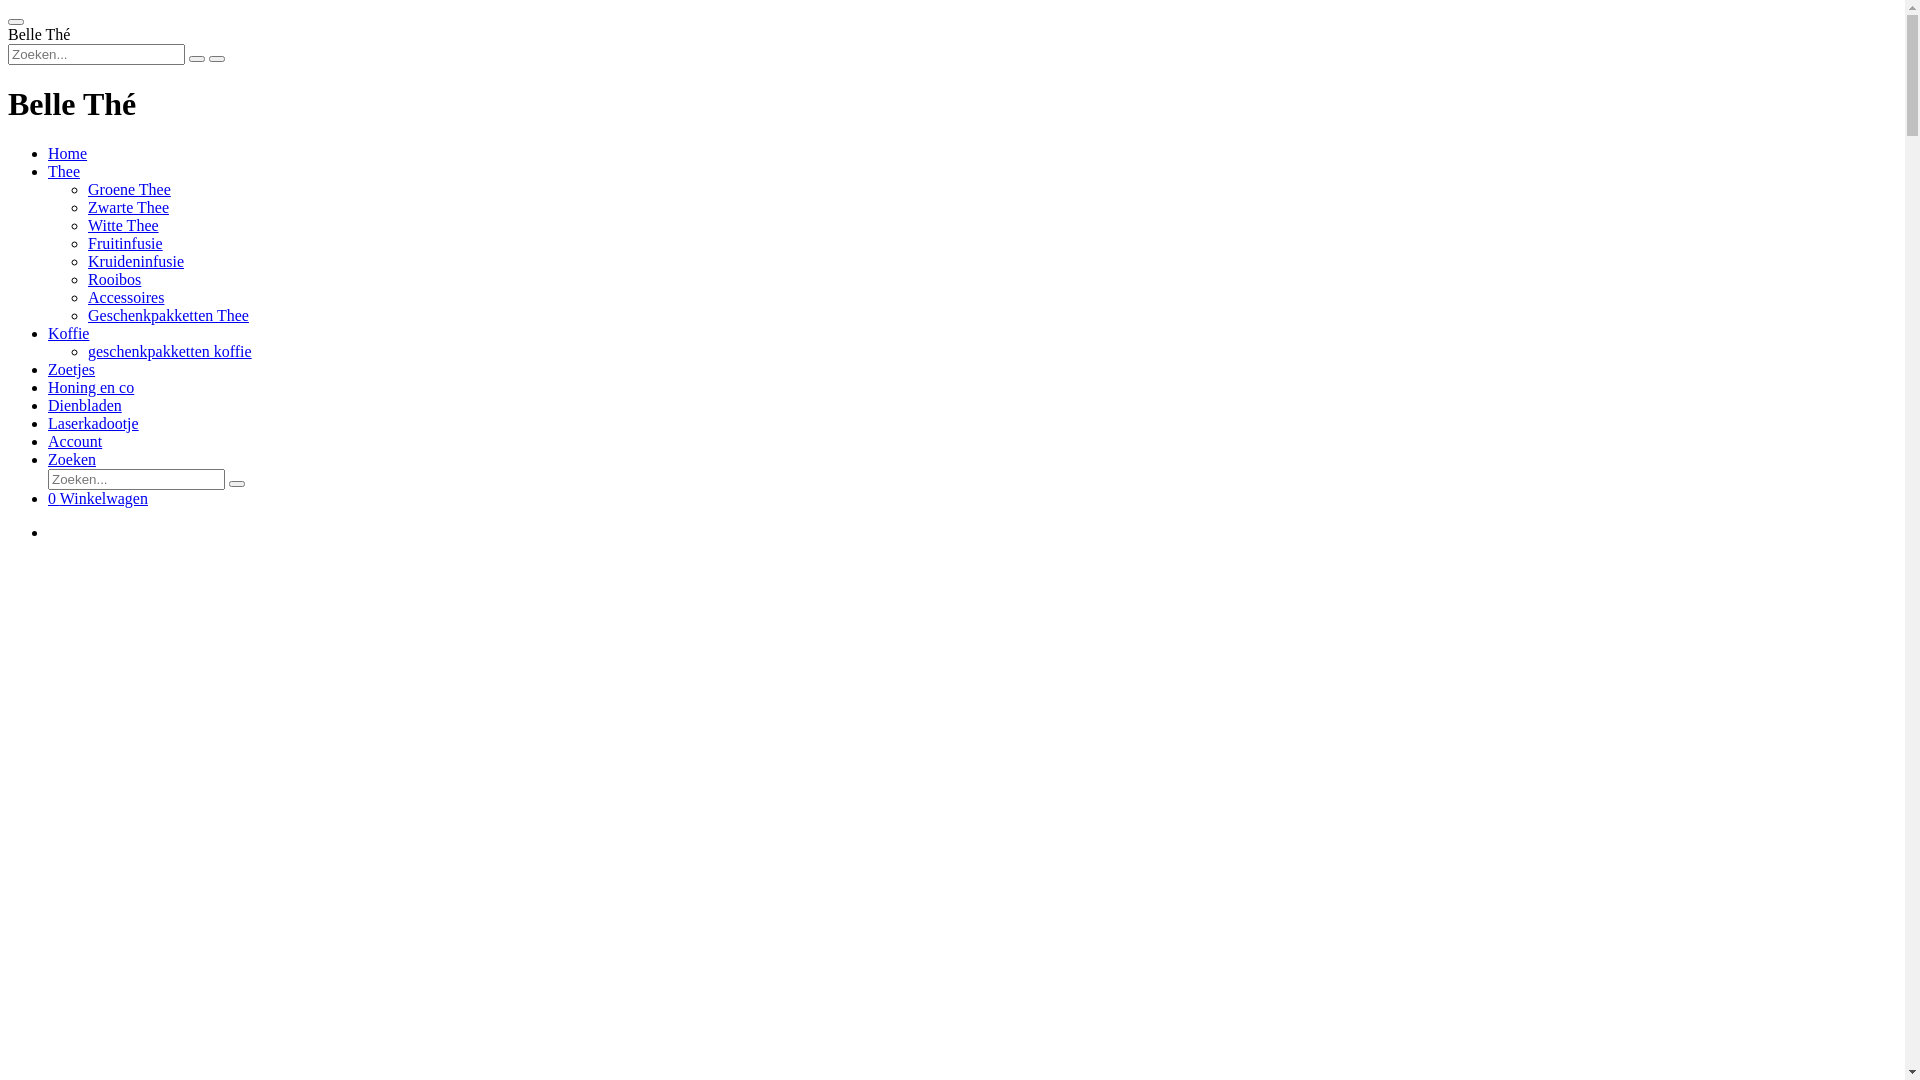 Image resolution: width=1920 pixels, height=1080 pixels. I want to click on 'Dienbladen', so click(84, 405).